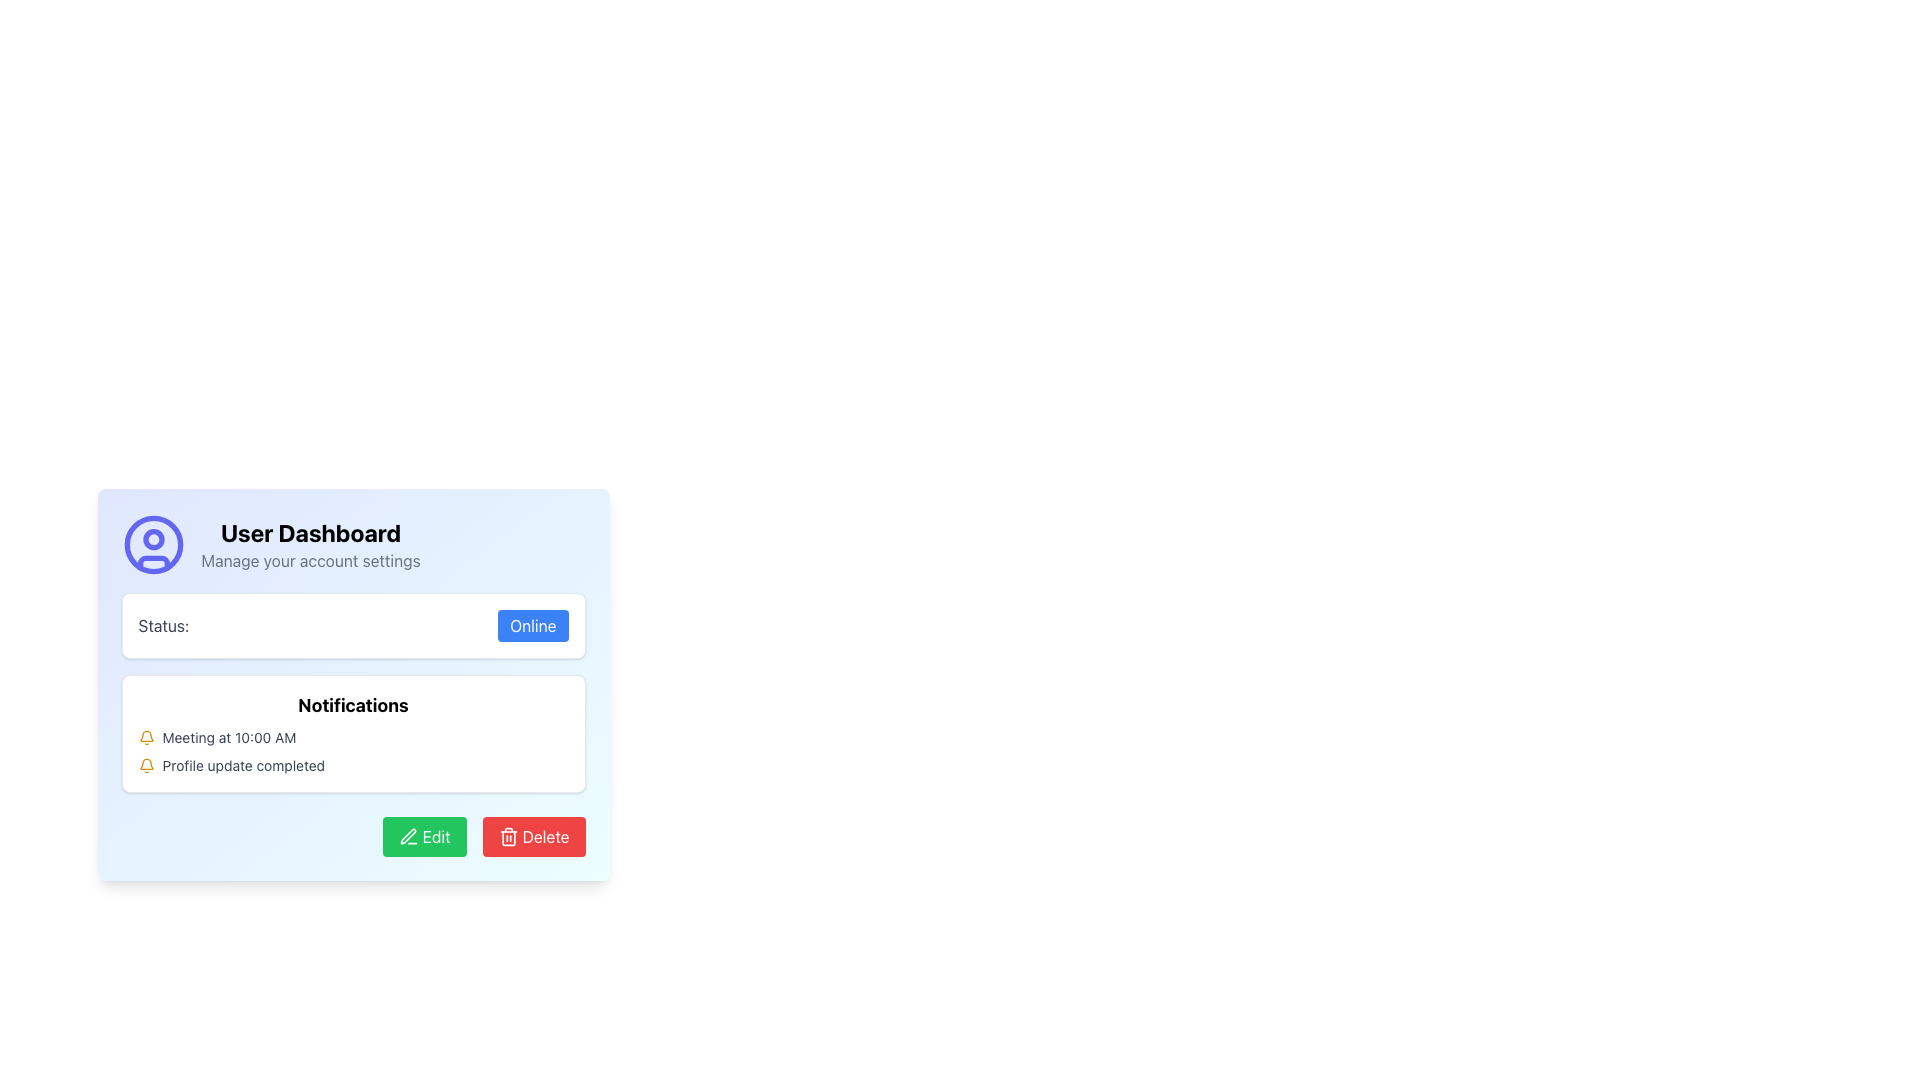 Image resolution: width=1920 pixels, height=1080 pixels. Describe the element at coordinates (145, 736) in the screenshot. I see `the yellow bell icon located in the 'Notifications' section of the user dashboard, which is positioned to the left of the text 'Profile update completed'` at that location.